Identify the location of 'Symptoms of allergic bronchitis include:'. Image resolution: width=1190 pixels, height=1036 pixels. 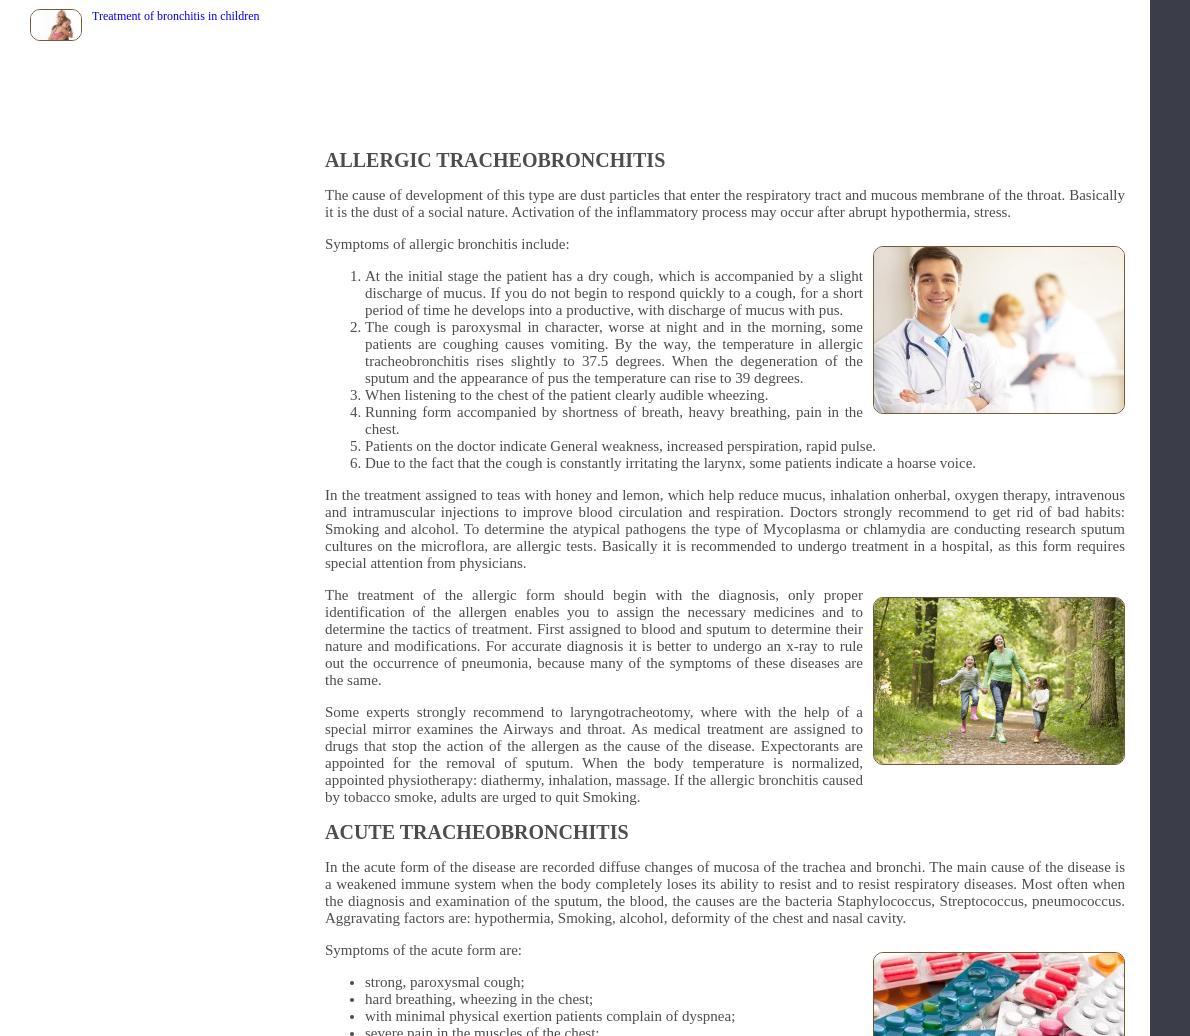
(324, 243).